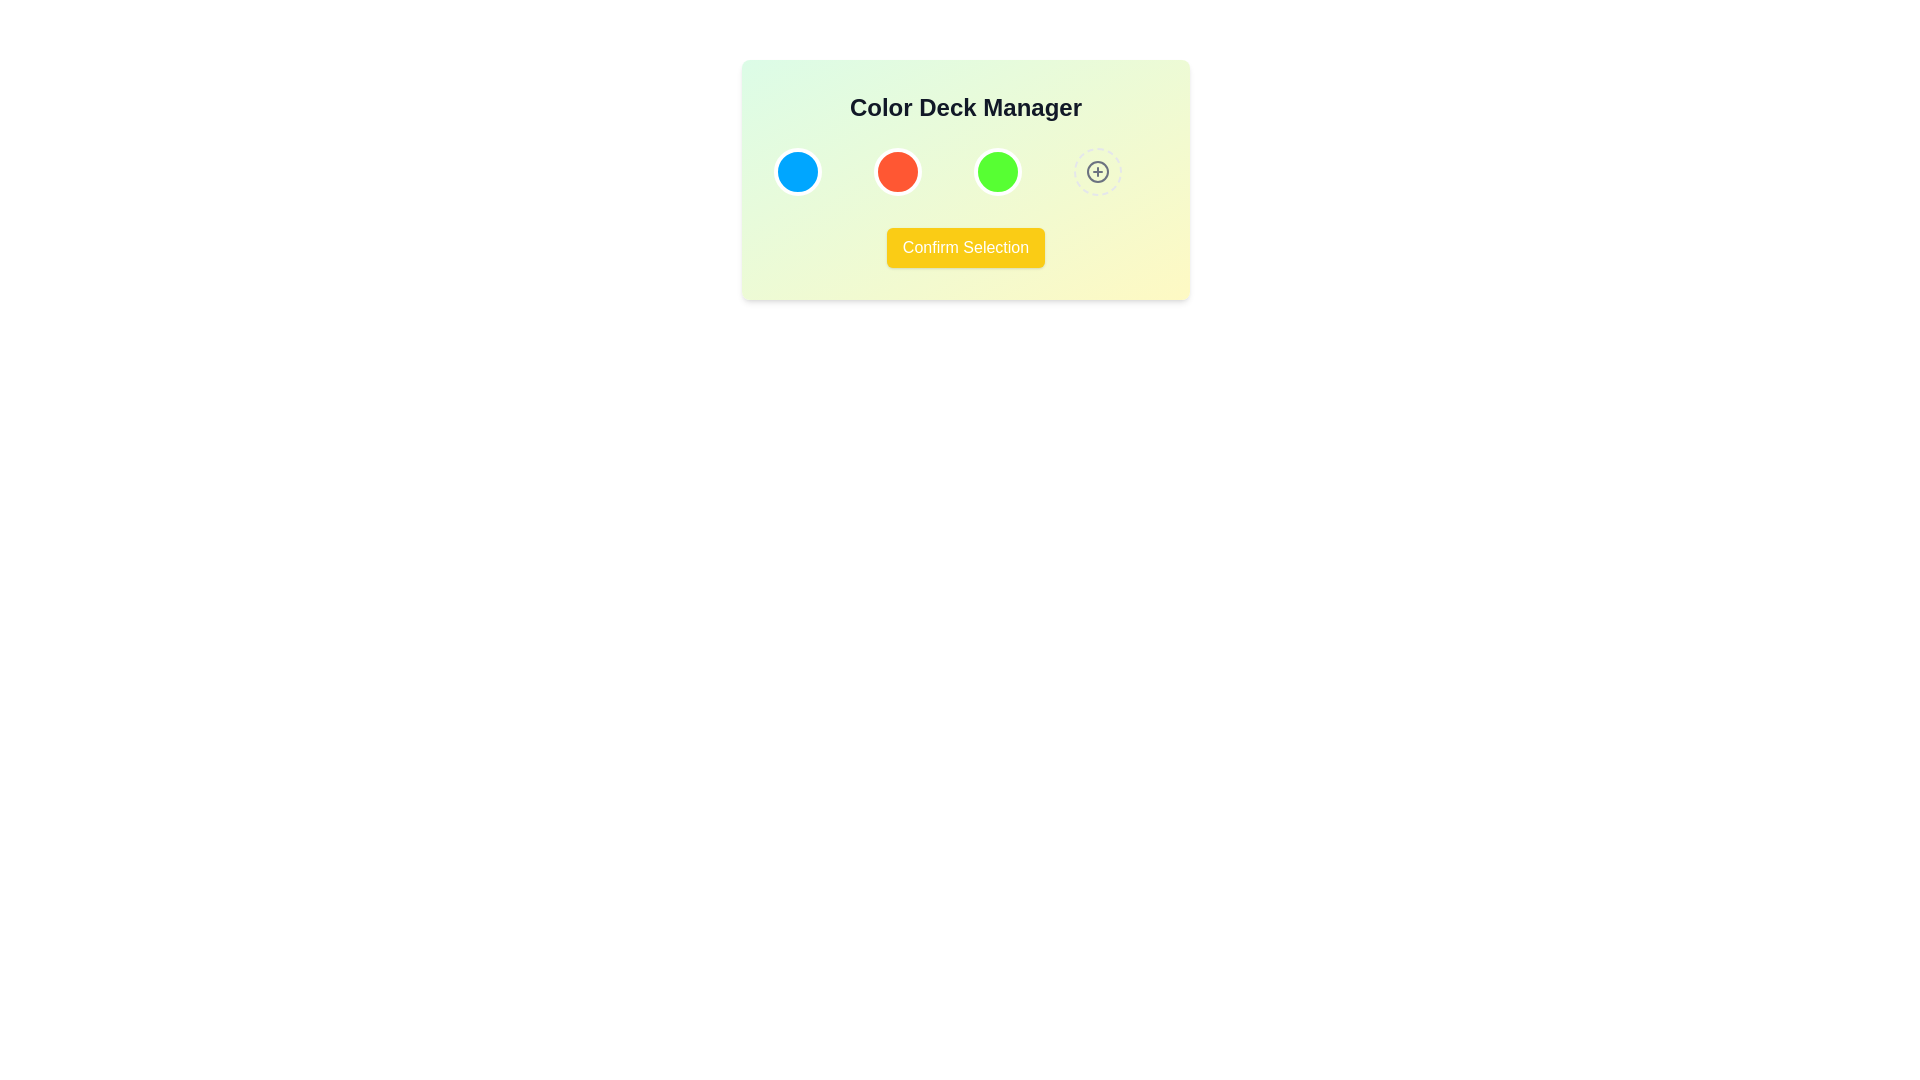 The image size is (1920, 1080). What do you see at coordinates (998, 171) in the screenshot?
I see `the bright green circular selectable color option with a white border, which is the third item from the left in the grid under the 'Color Deck Manager' title` at bounding box center [998, 171].